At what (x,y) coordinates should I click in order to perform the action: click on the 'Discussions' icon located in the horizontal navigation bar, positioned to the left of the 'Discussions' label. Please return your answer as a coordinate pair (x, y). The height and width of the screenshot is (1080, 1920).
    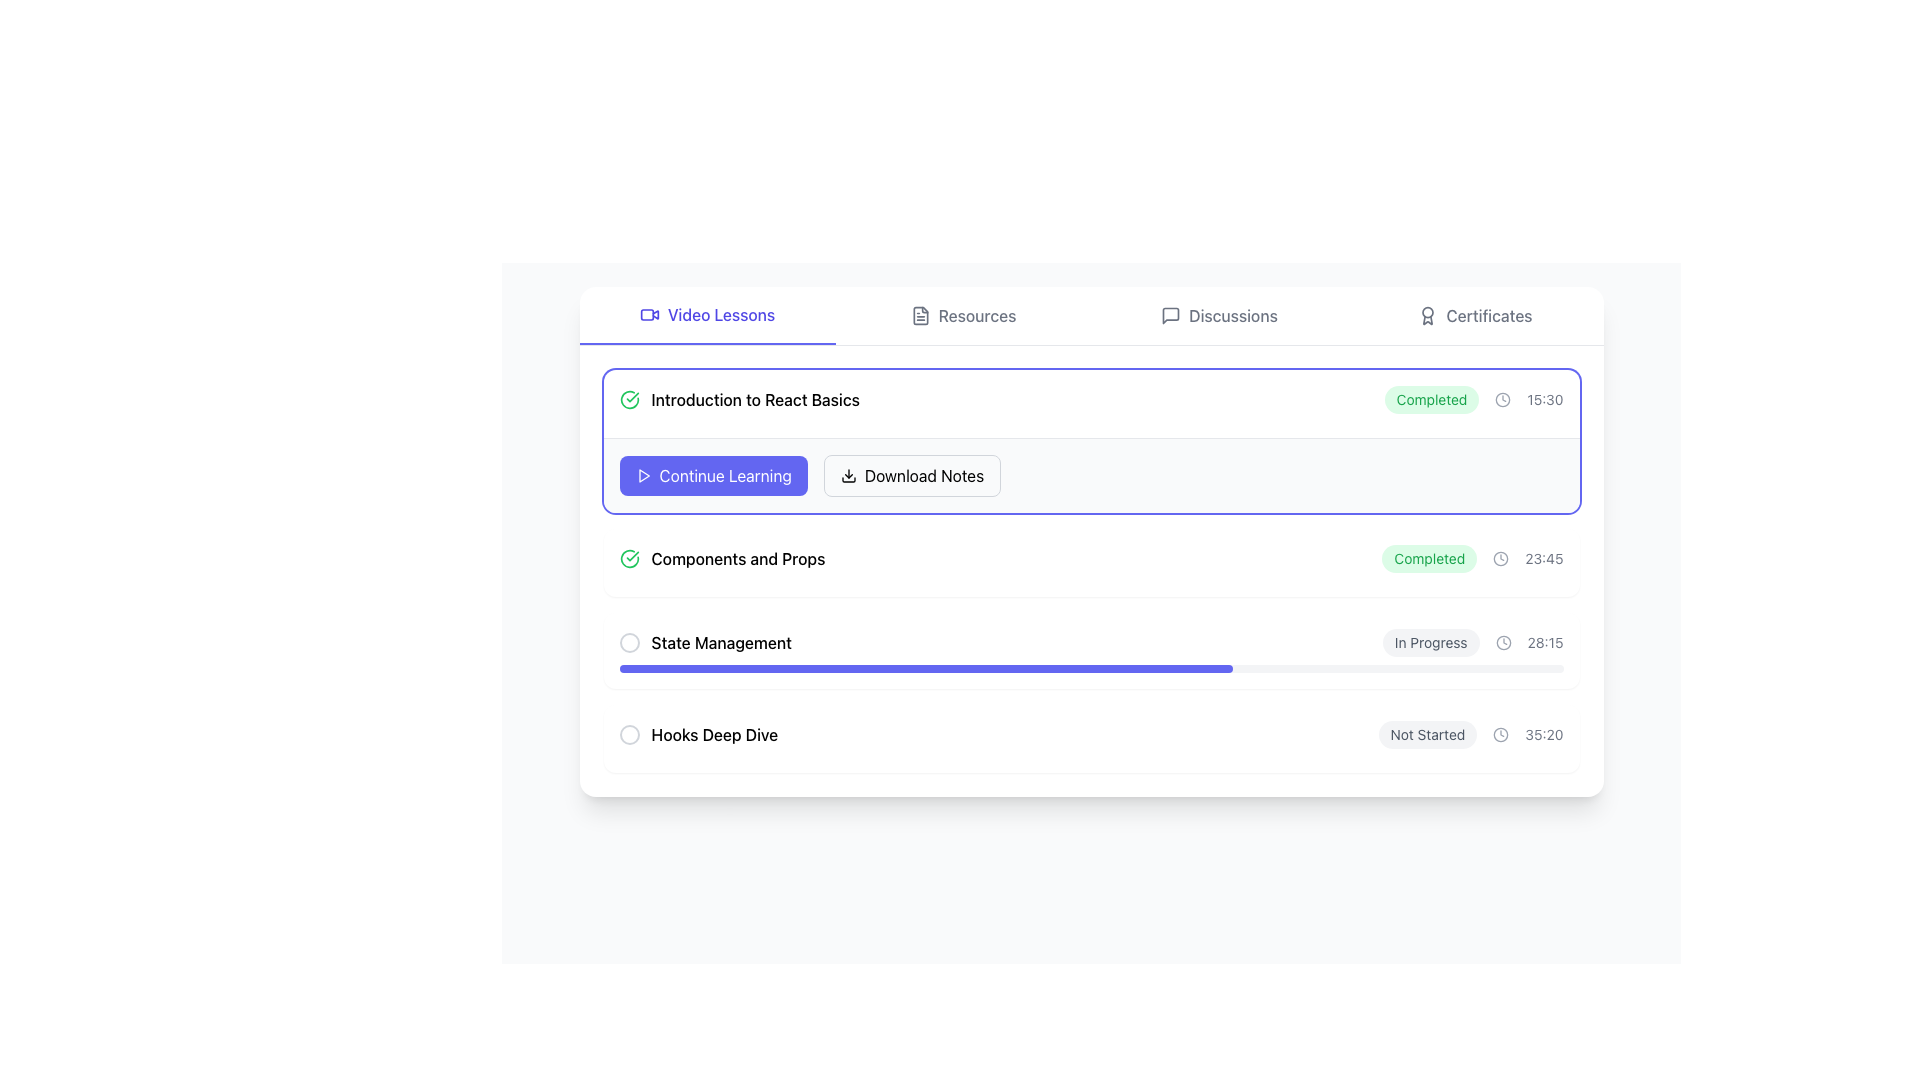
    Looking at the image, I should click on (1171, 315).